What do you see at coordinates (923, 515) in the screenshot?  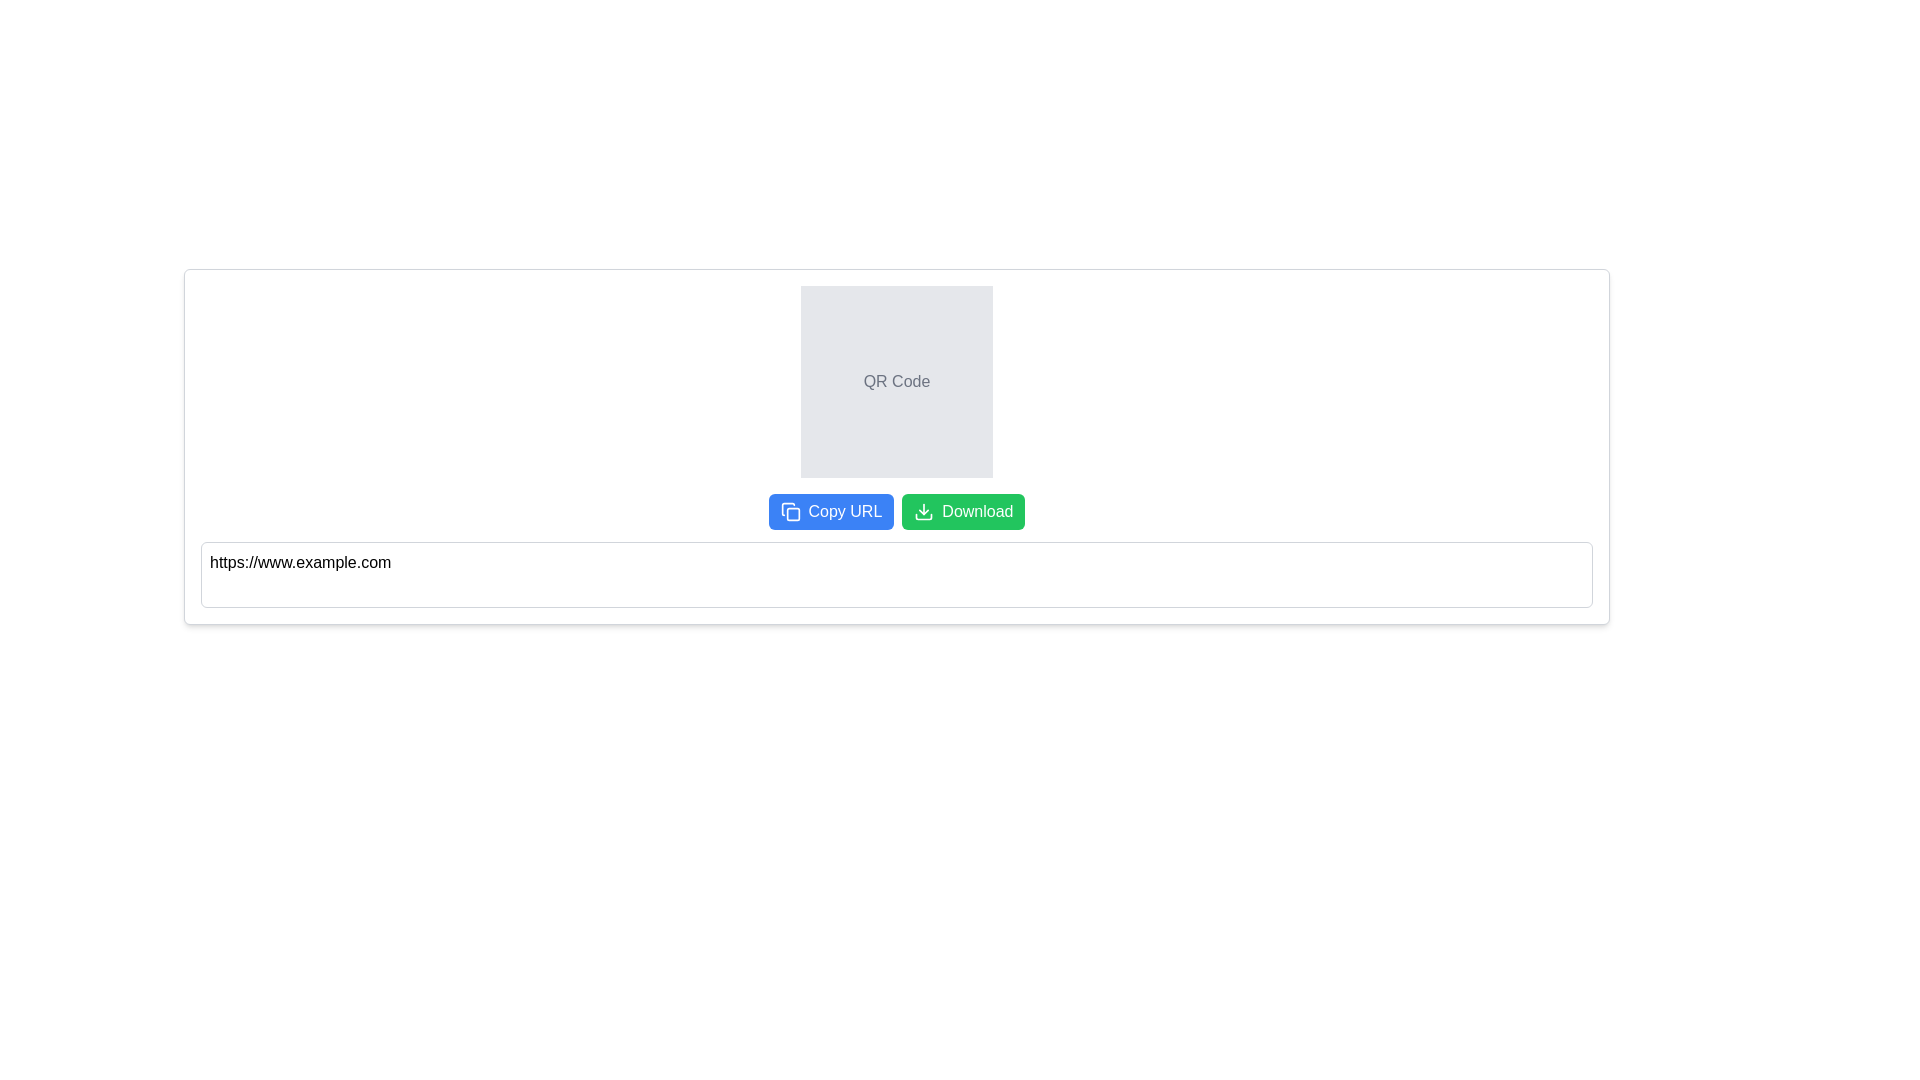 I see `the appearance of the curved line resembling an arc in the download icon located below the QR Code, positioned to the left of the 'Download' button` at bounding box center [923, 515].